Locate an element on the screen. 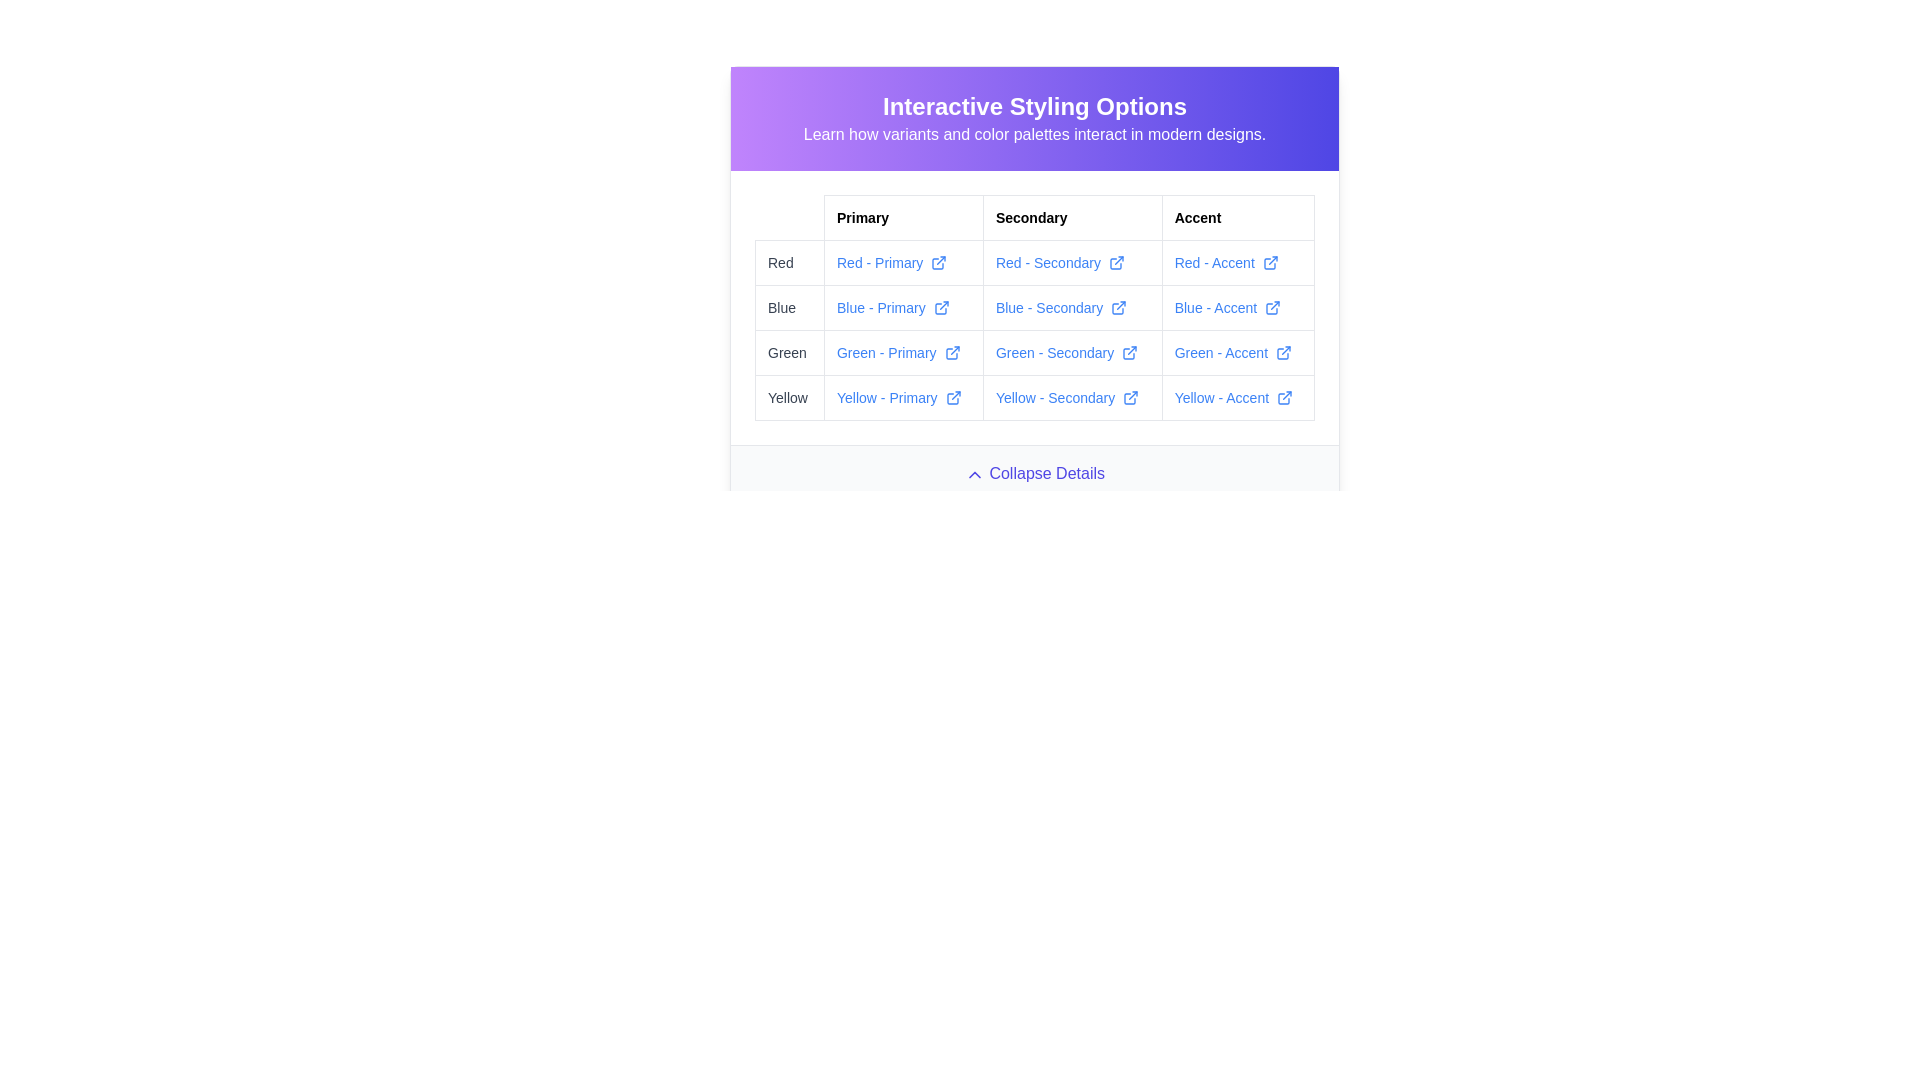 This screenshot has width=1920, height=1080. the hyperlink labeled 'Red - Accent' with an external link icon, located in the 'Accent' column of the table is located at coordinates (1225, 261).